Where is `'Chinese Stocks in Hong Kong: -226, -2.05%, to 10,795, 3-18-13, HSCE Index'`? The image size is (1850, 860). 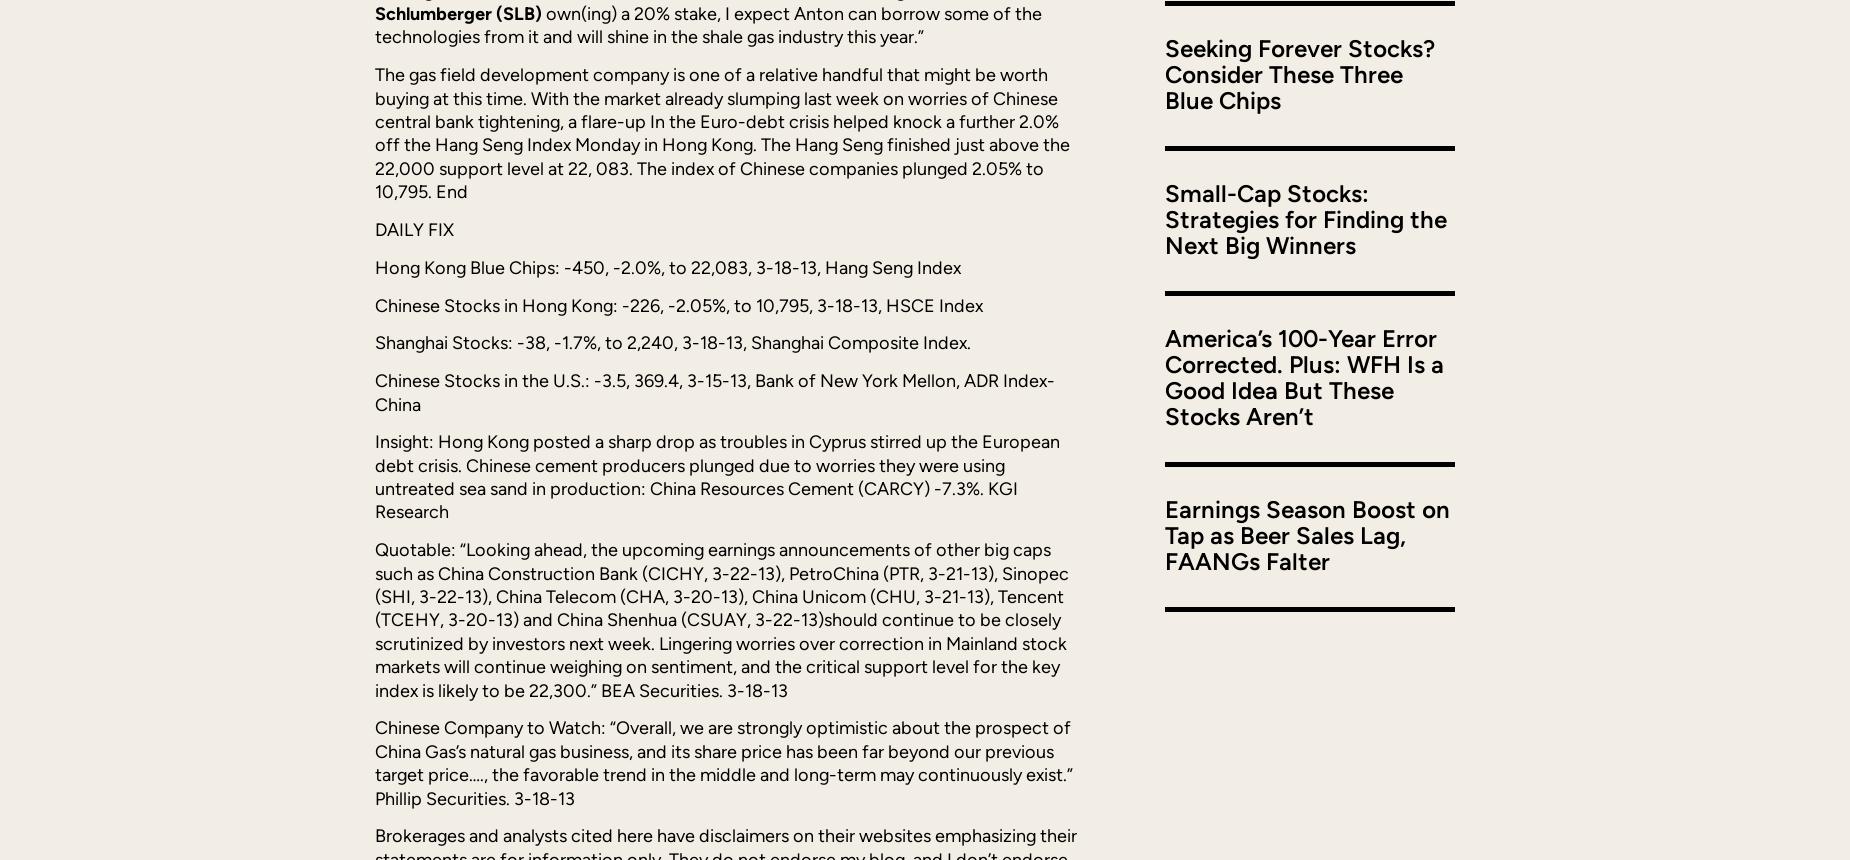 'Chinese Stocks in Hong Kong: -226, -2.05%, to 10,795, 3-18-13, HSCE Index' is located at coordinates (678, 304).